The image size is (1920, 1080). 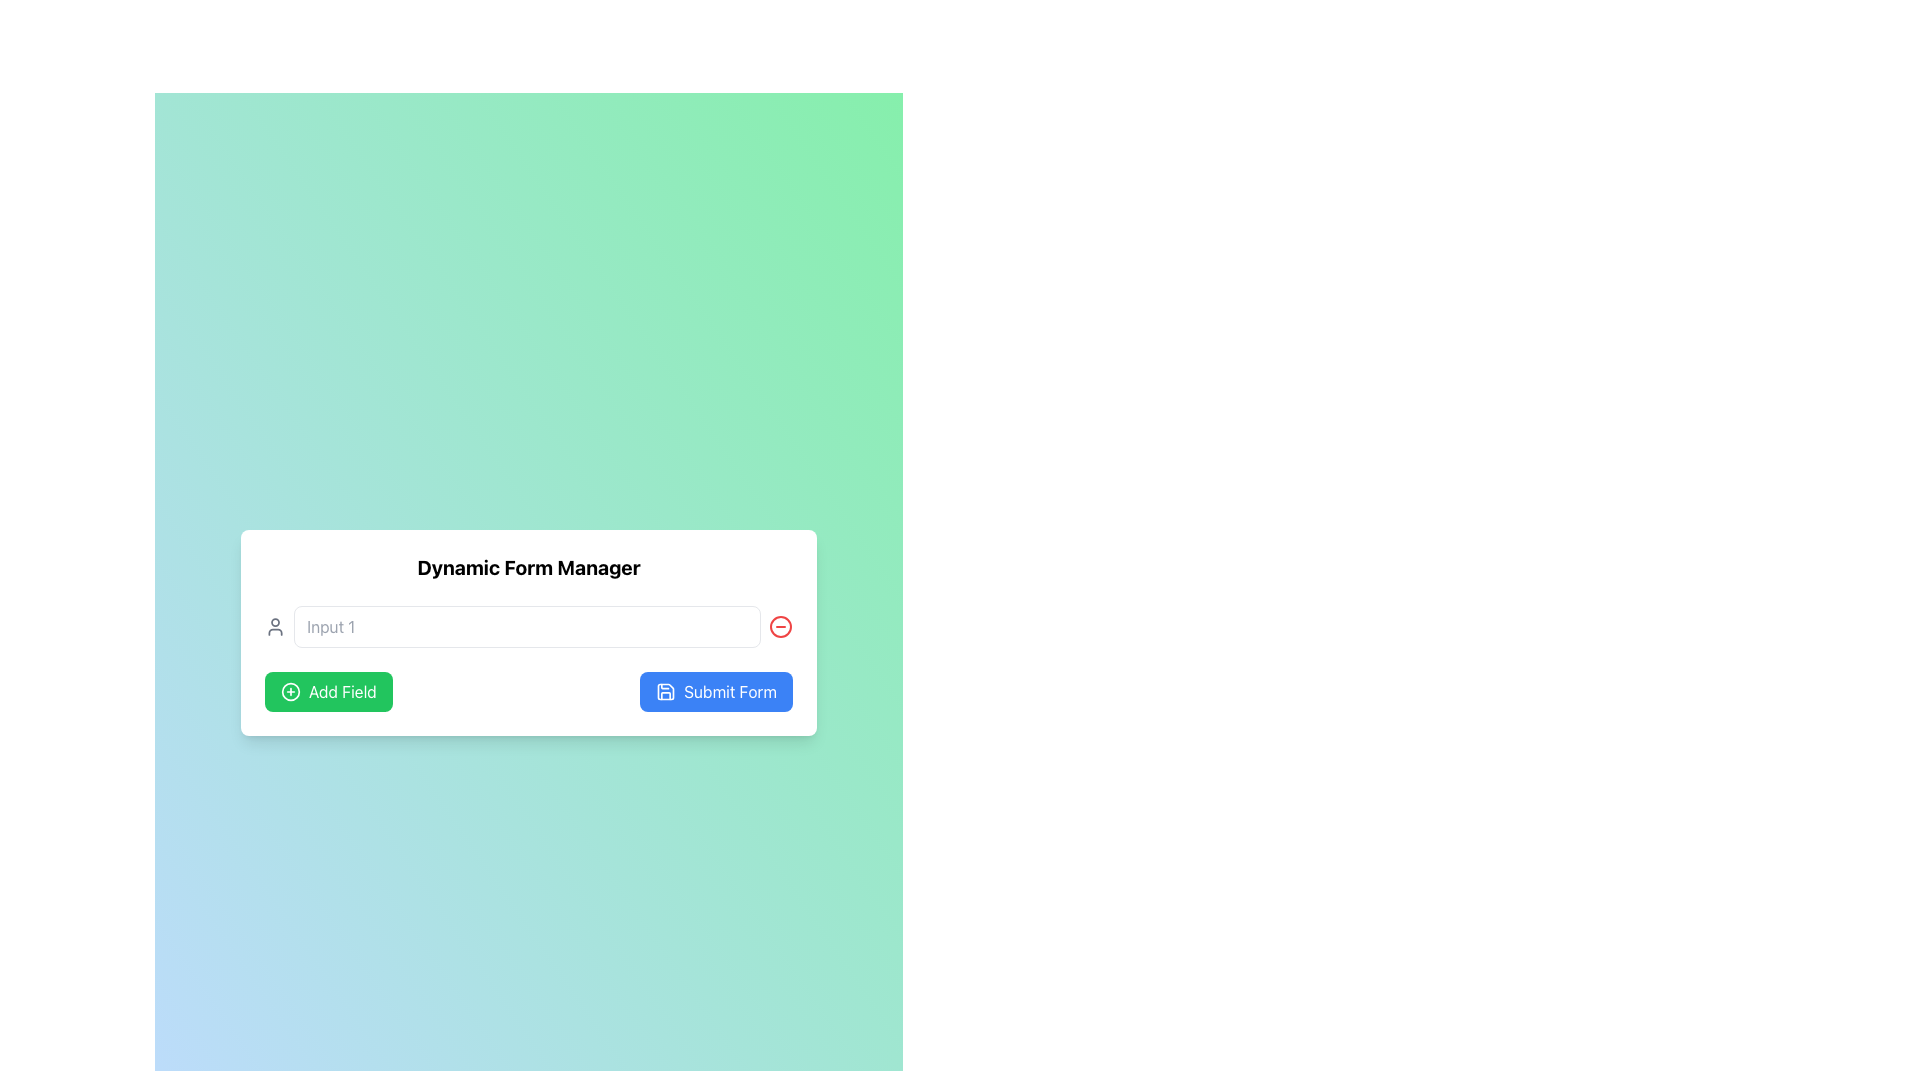 I want to click on the green 'Add Field' button with a white plus symbol, so click(x=328, y=690).